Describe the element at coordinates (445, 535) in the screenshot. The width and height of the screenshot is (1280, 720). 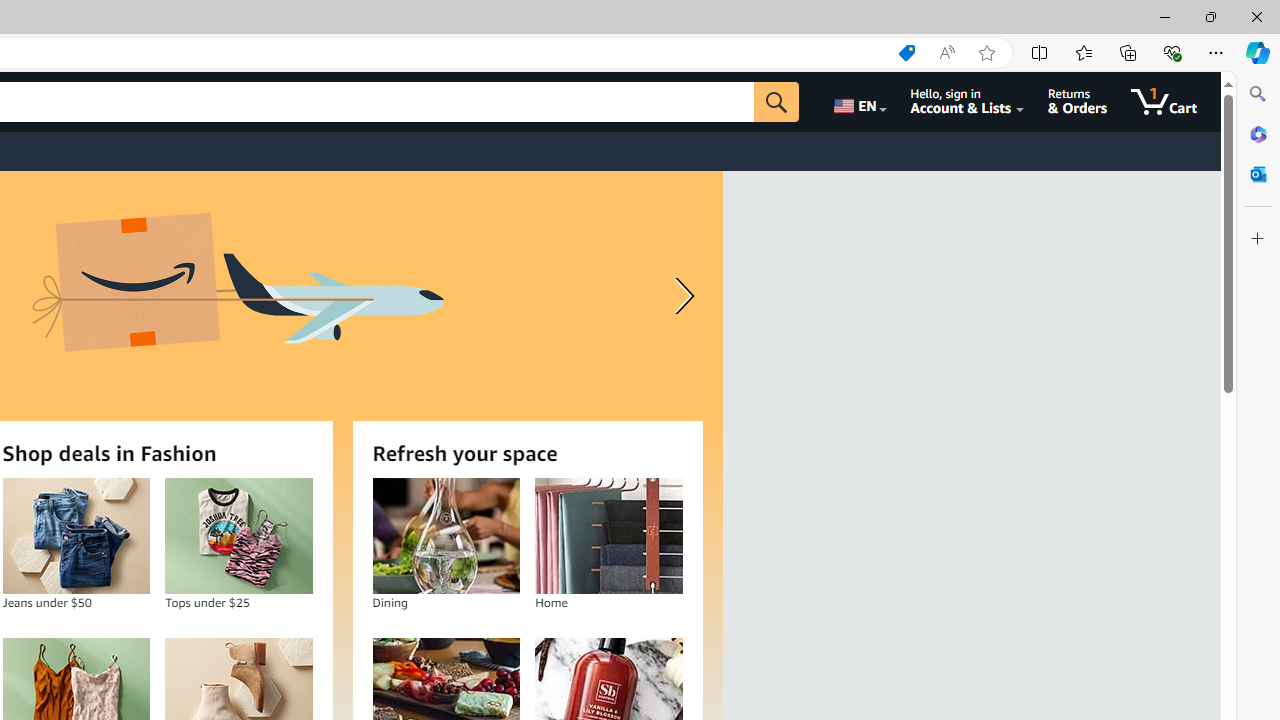
I see `'Dining'` at that location.